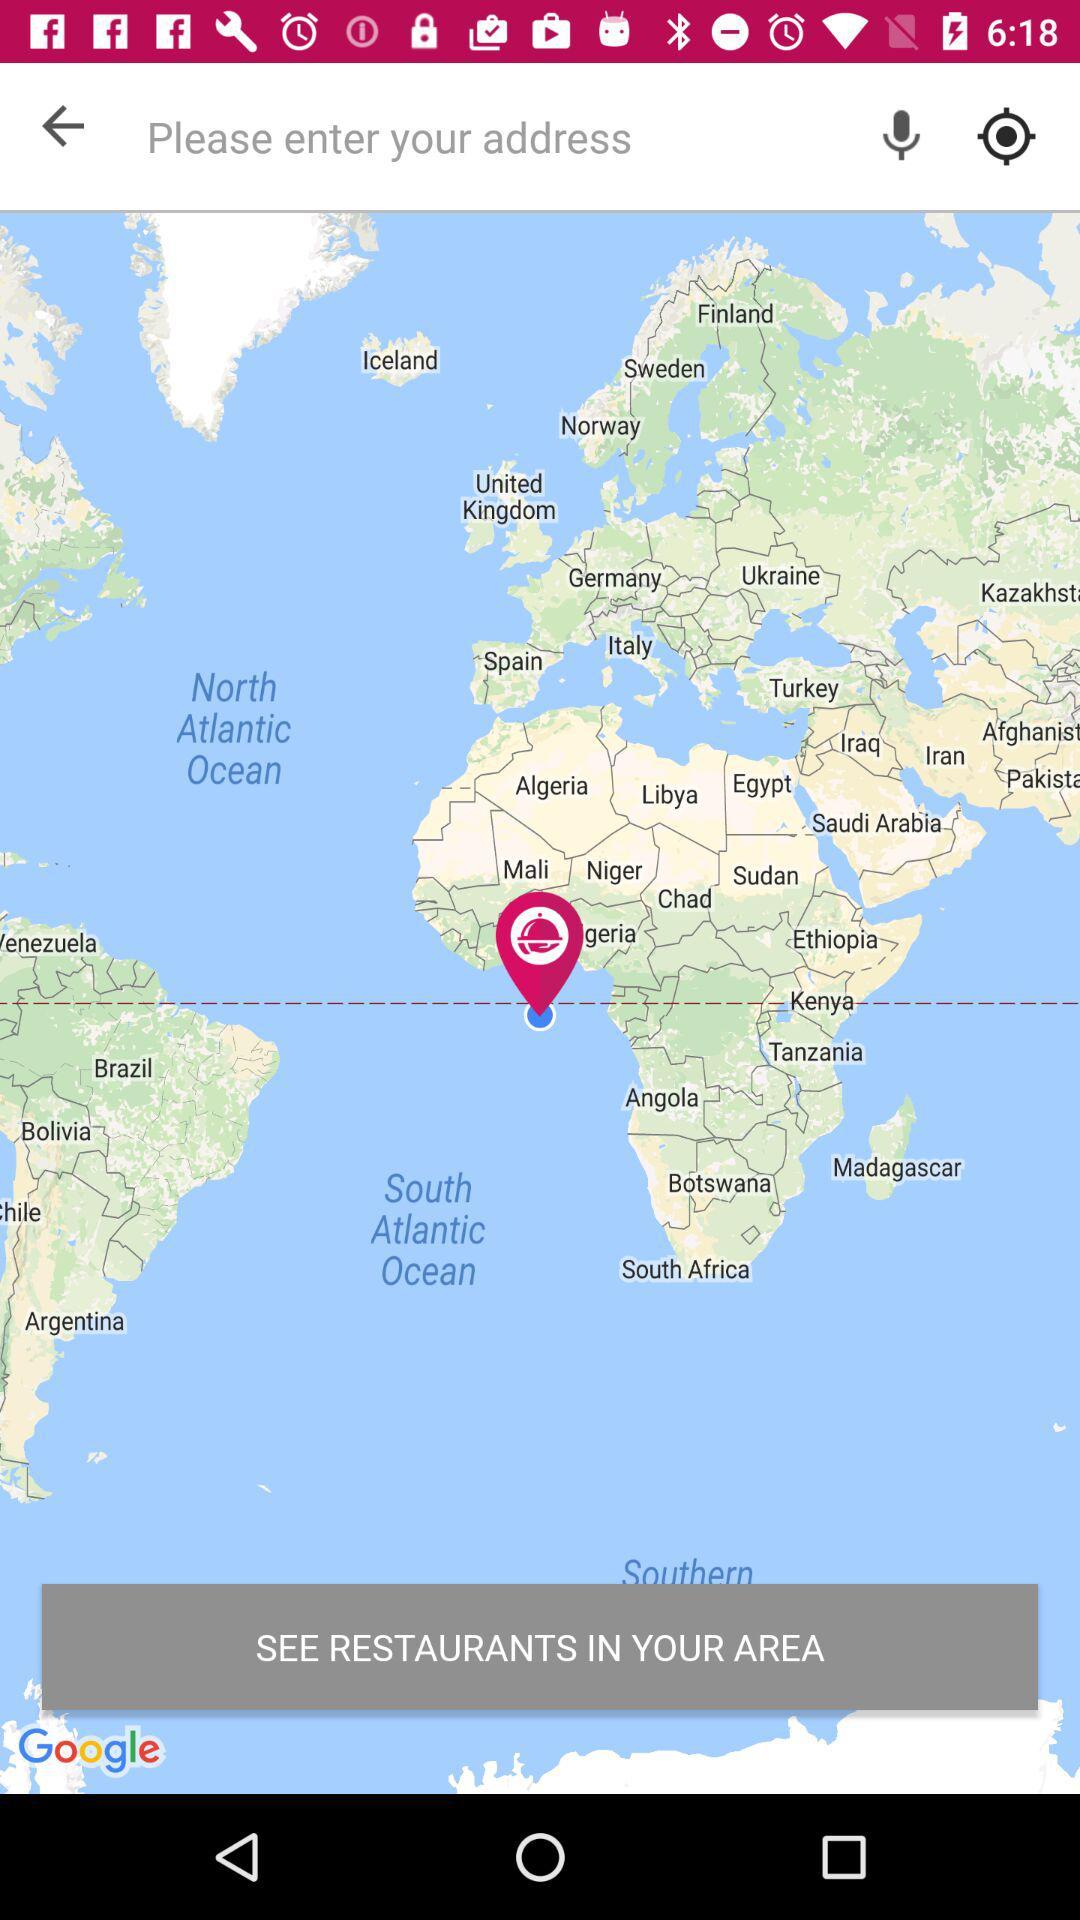 The width and height of the screenshot is (1080, 1920). I want to click on go back, so click(61, 124).